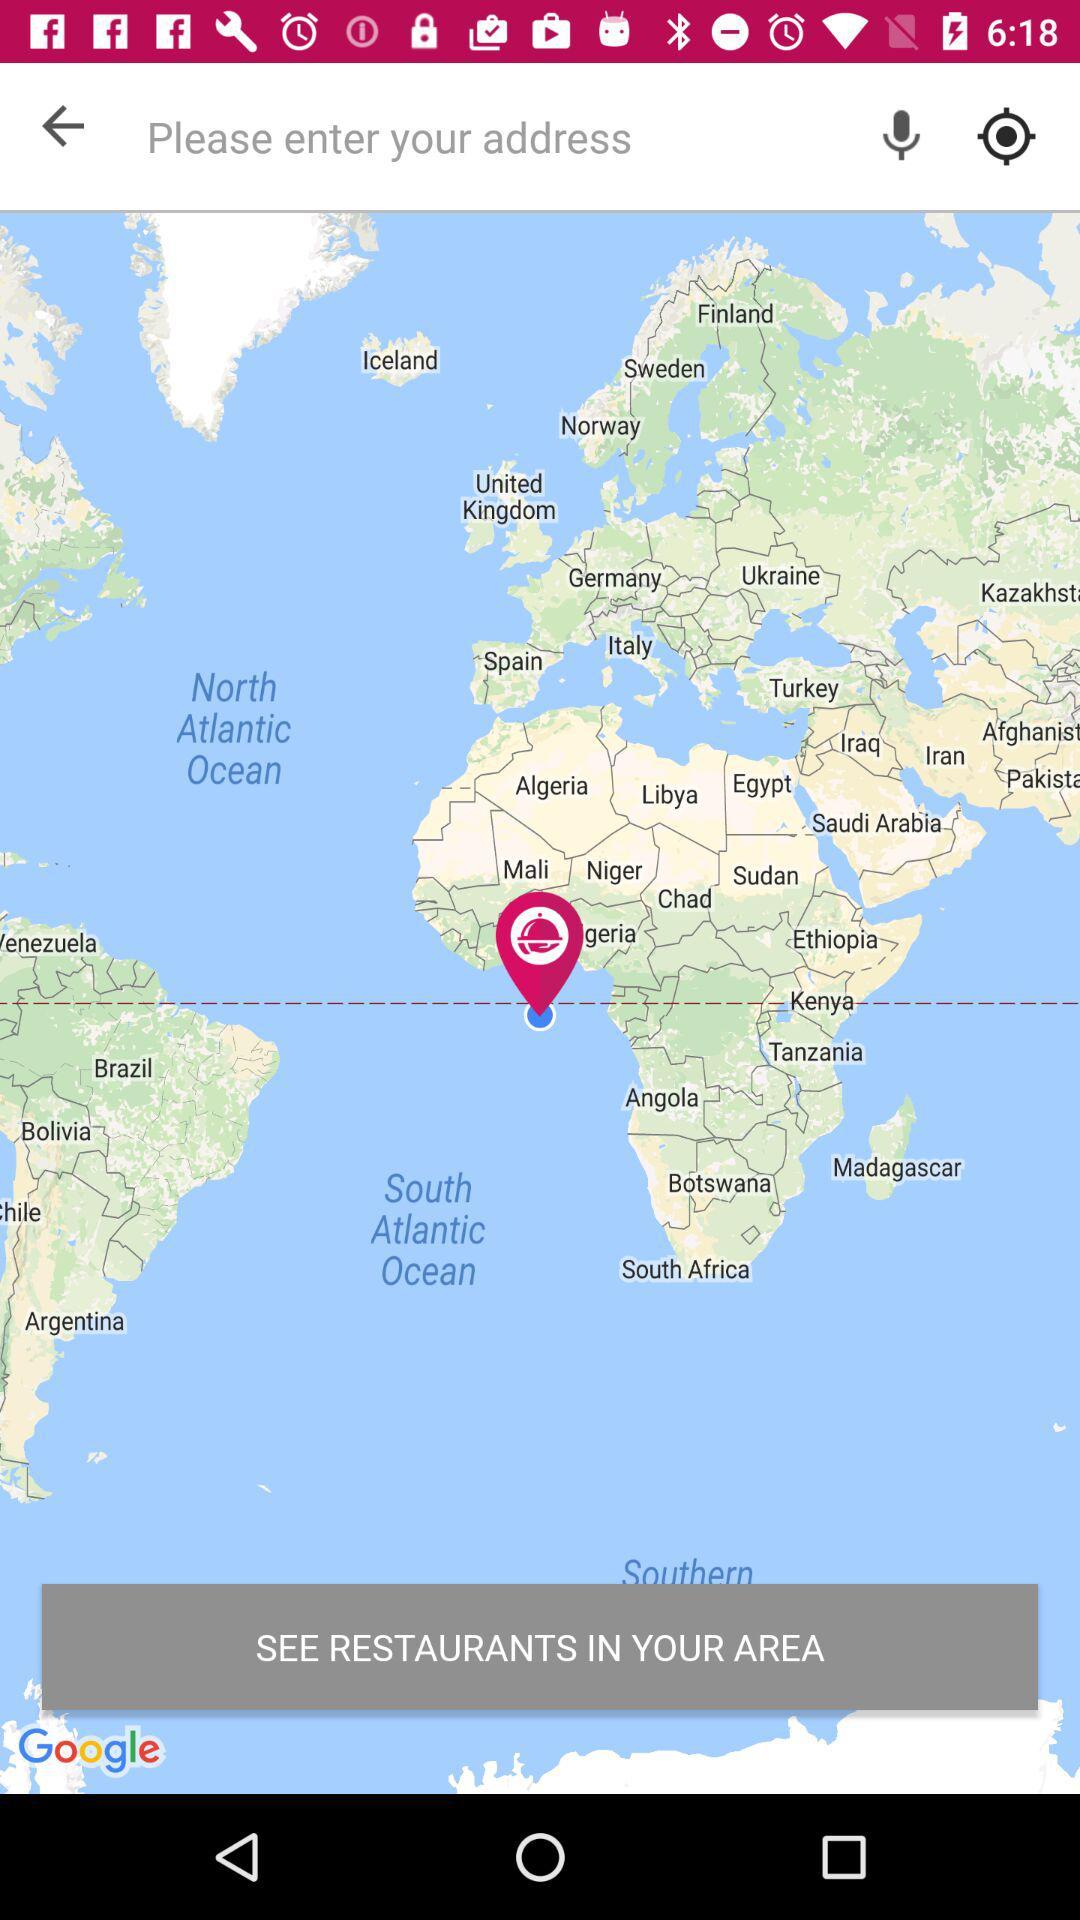 The width and height of the screenshot is (1080, 1920). I want to click on go back, so click(61, 124).